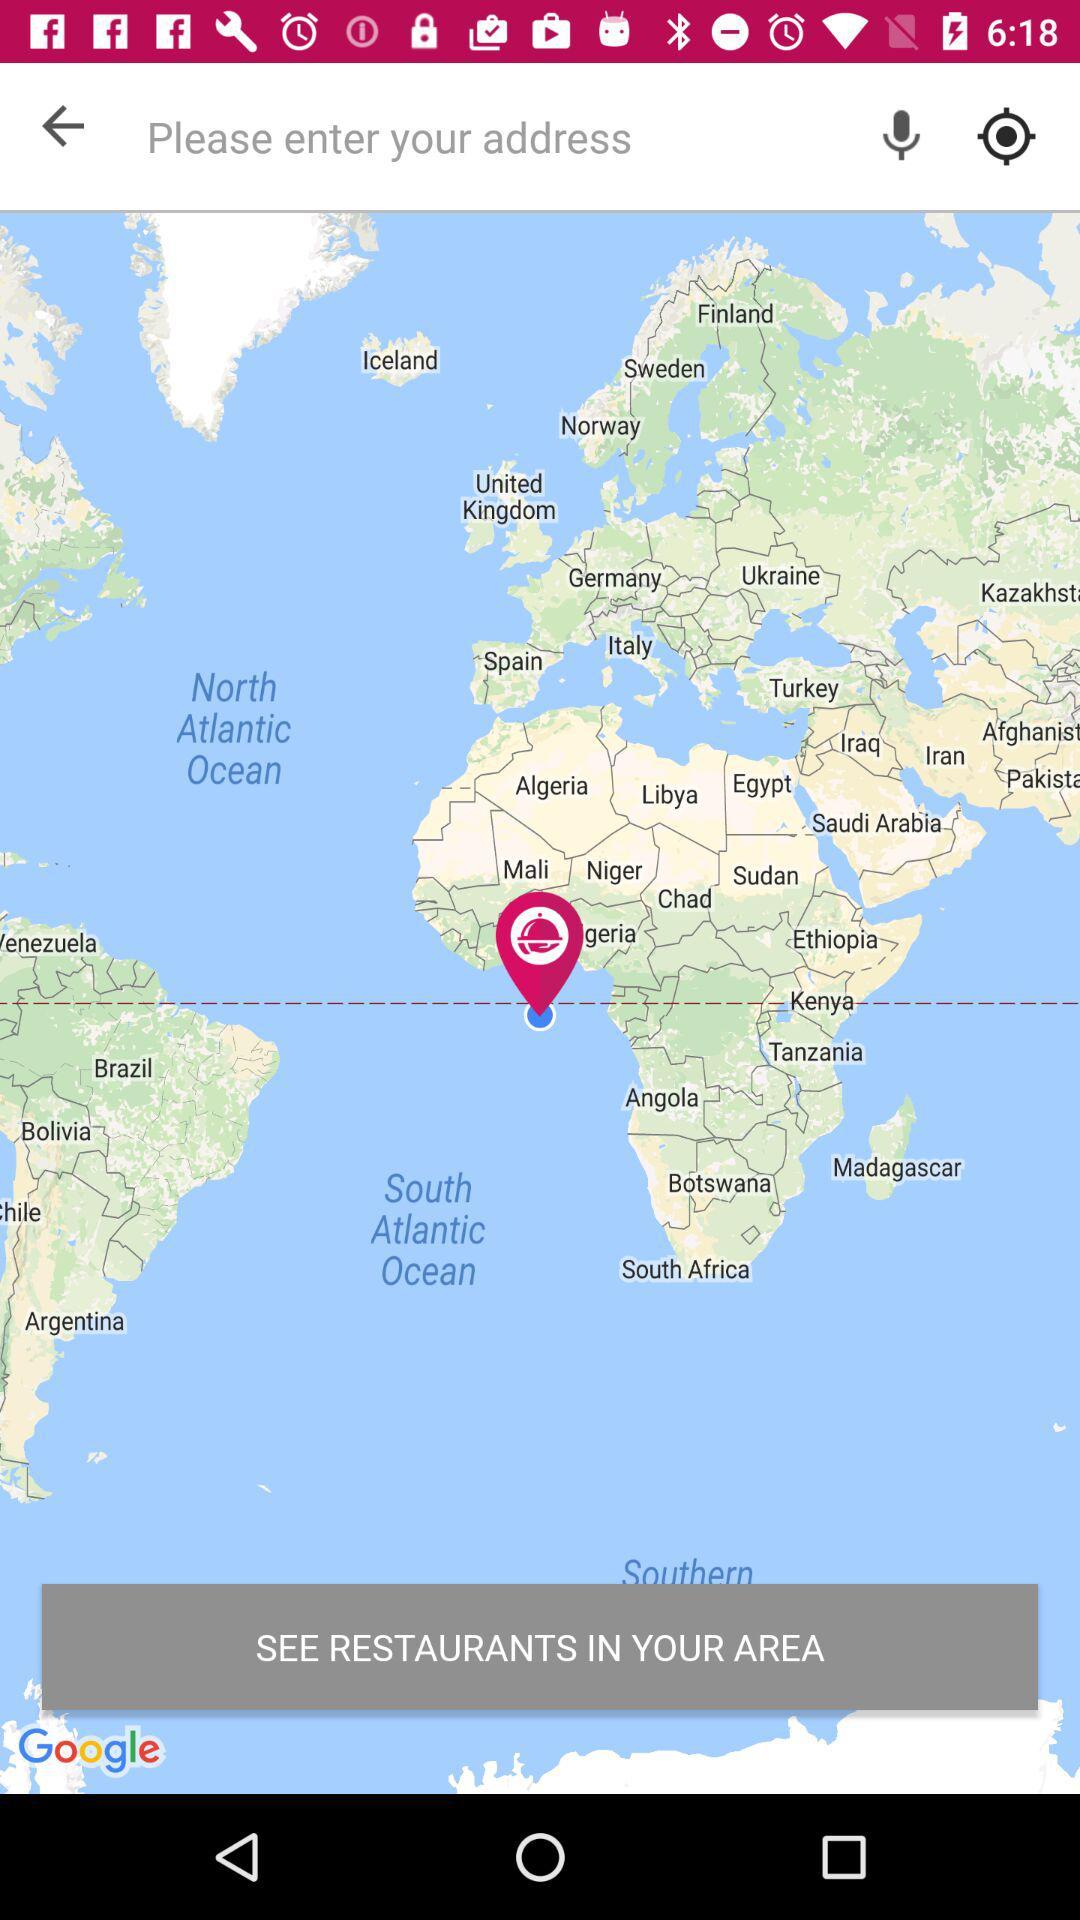 The width and height of the screenshot is (1080, 1920). I want to click on go back, so click(61, 124).